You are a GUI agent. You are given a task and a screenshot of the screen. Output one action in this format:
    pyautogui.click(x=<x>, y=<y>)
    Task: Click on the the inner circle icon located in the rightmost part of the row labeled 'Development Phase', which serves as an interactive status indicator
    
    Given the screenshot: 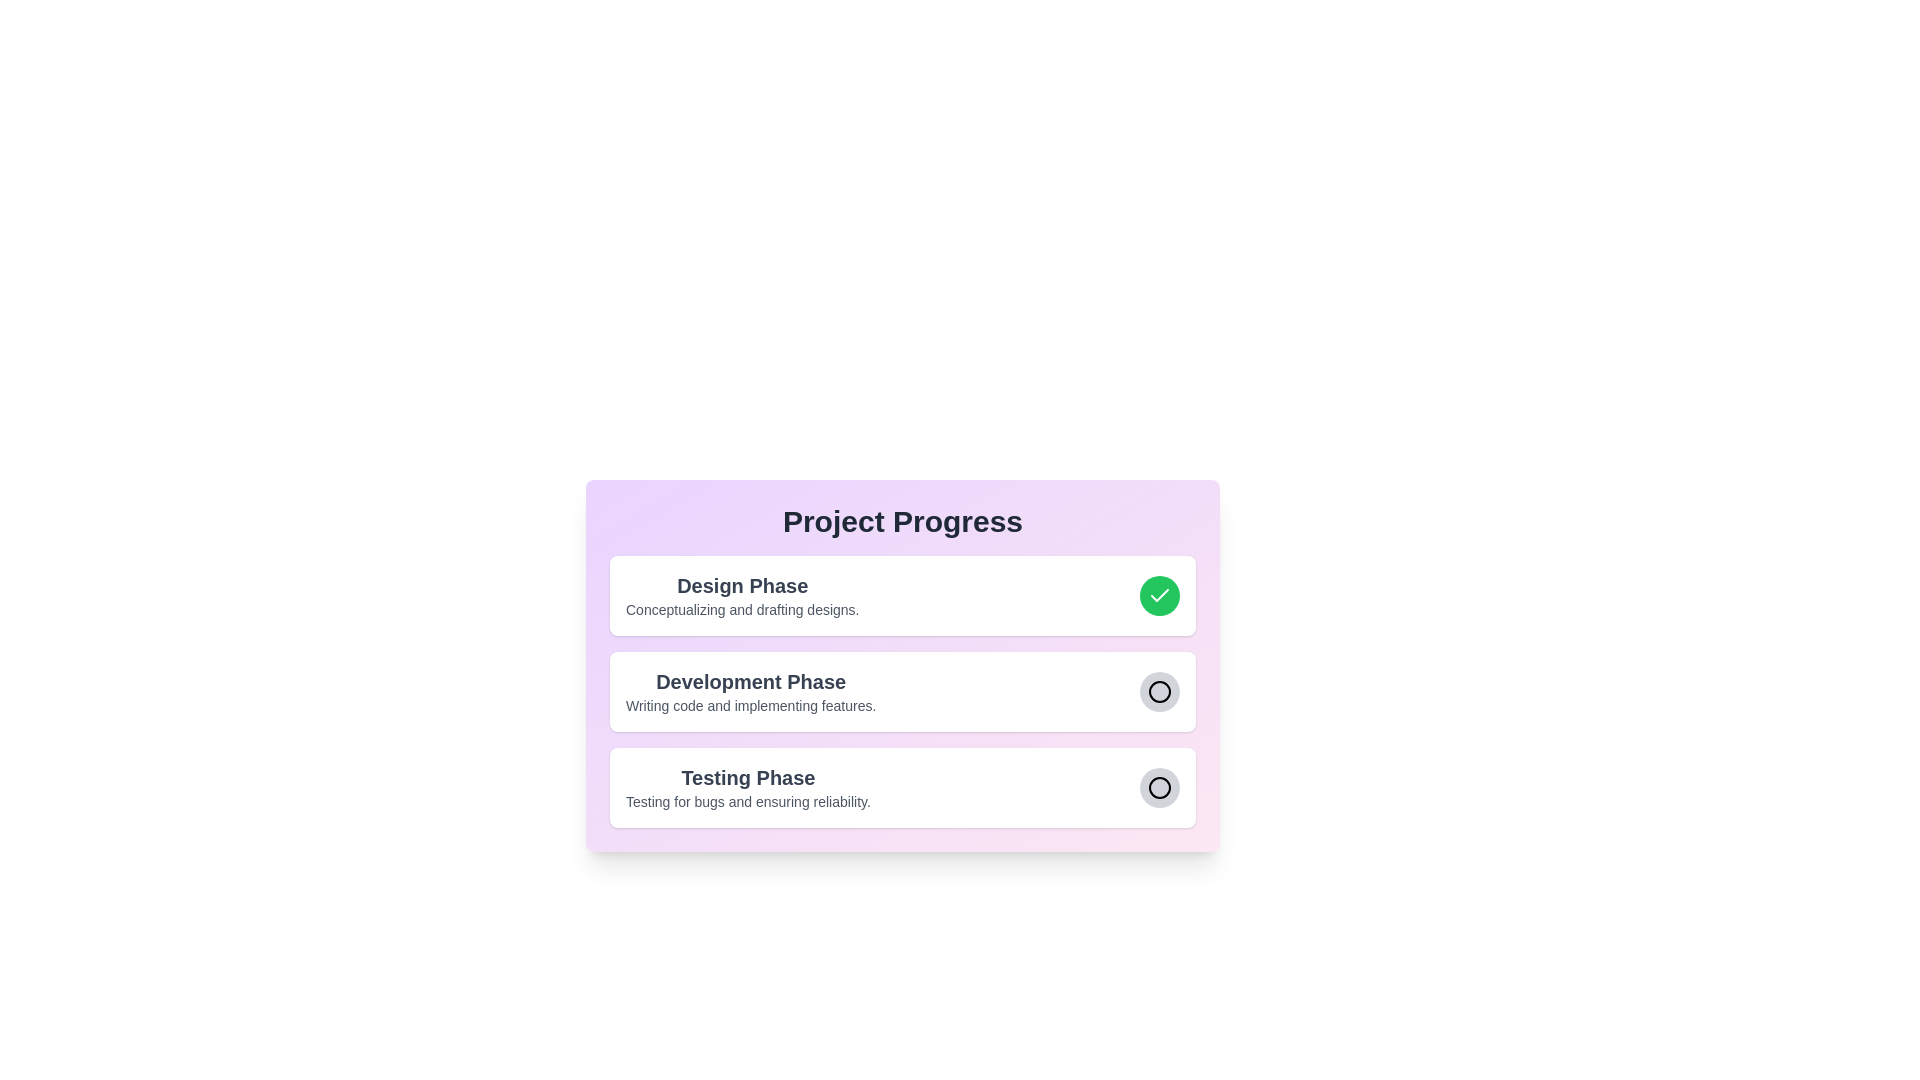 What is the action you would take?
    pyautogui.click(x=1160, y=786)
    